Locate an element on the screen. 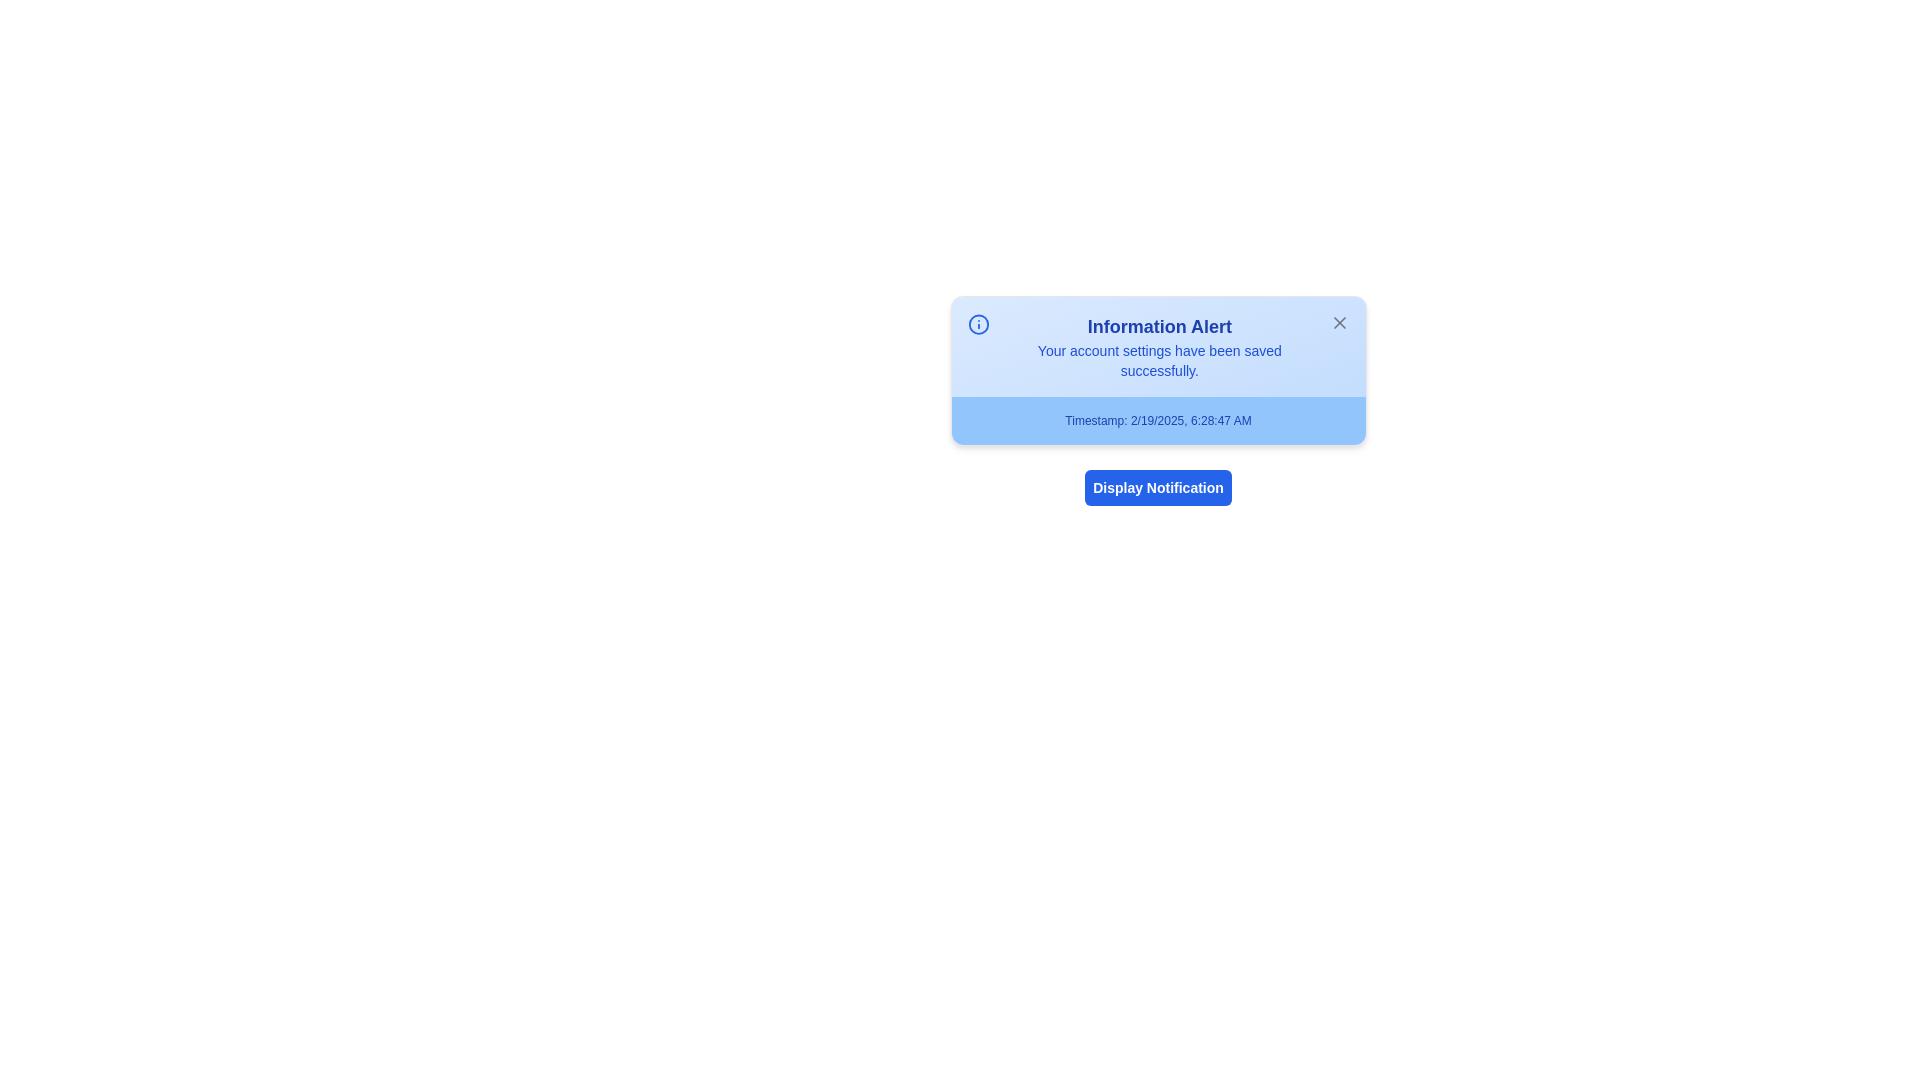 The image size is (1920, 1080). the 'Display Notification' button to show the notifier is located at coordinates (1158, 488).